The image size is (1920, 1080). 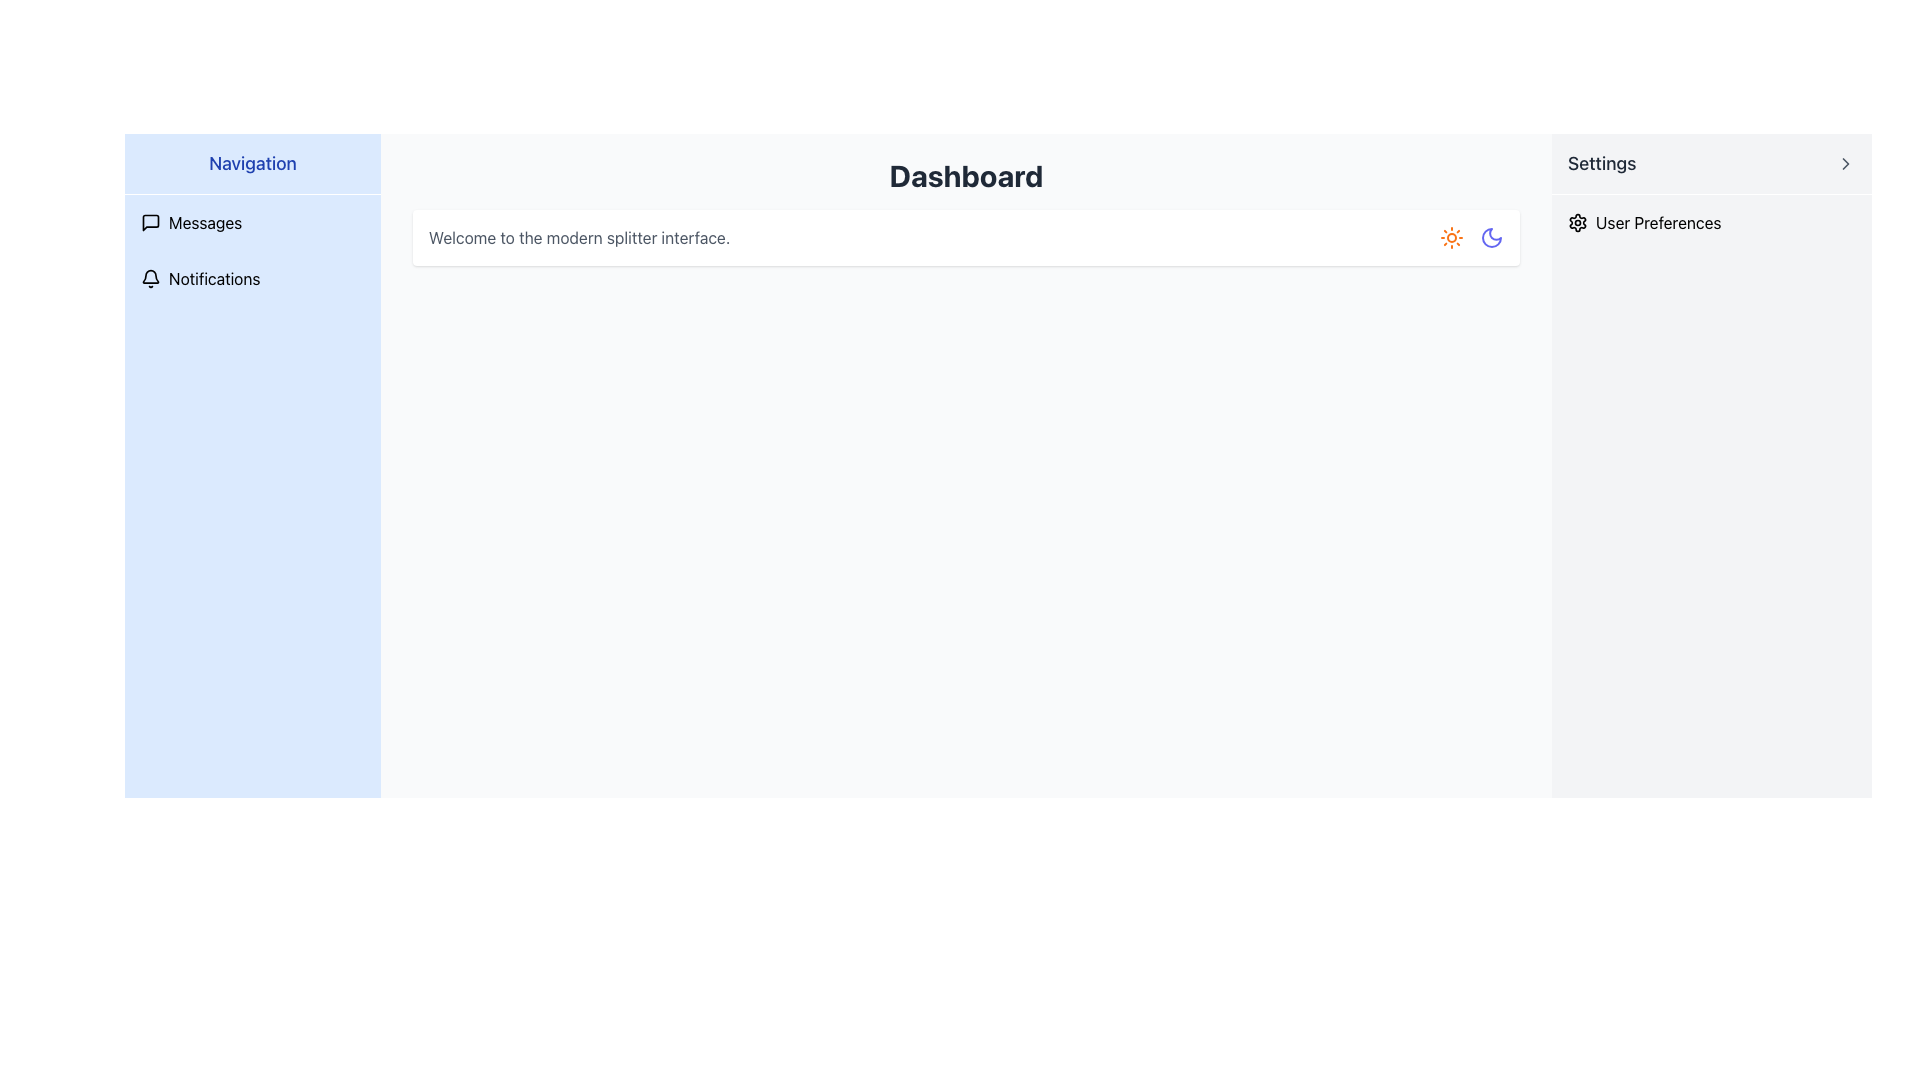 What do you see at coordinates (149, 223) in the screenshot?
I see `the message box icon, which is a vector graphical icon styled as a speech bubble with a stroke outline, located next to the 'Messages' label in the navigation section` at bounding box center [149, 223].